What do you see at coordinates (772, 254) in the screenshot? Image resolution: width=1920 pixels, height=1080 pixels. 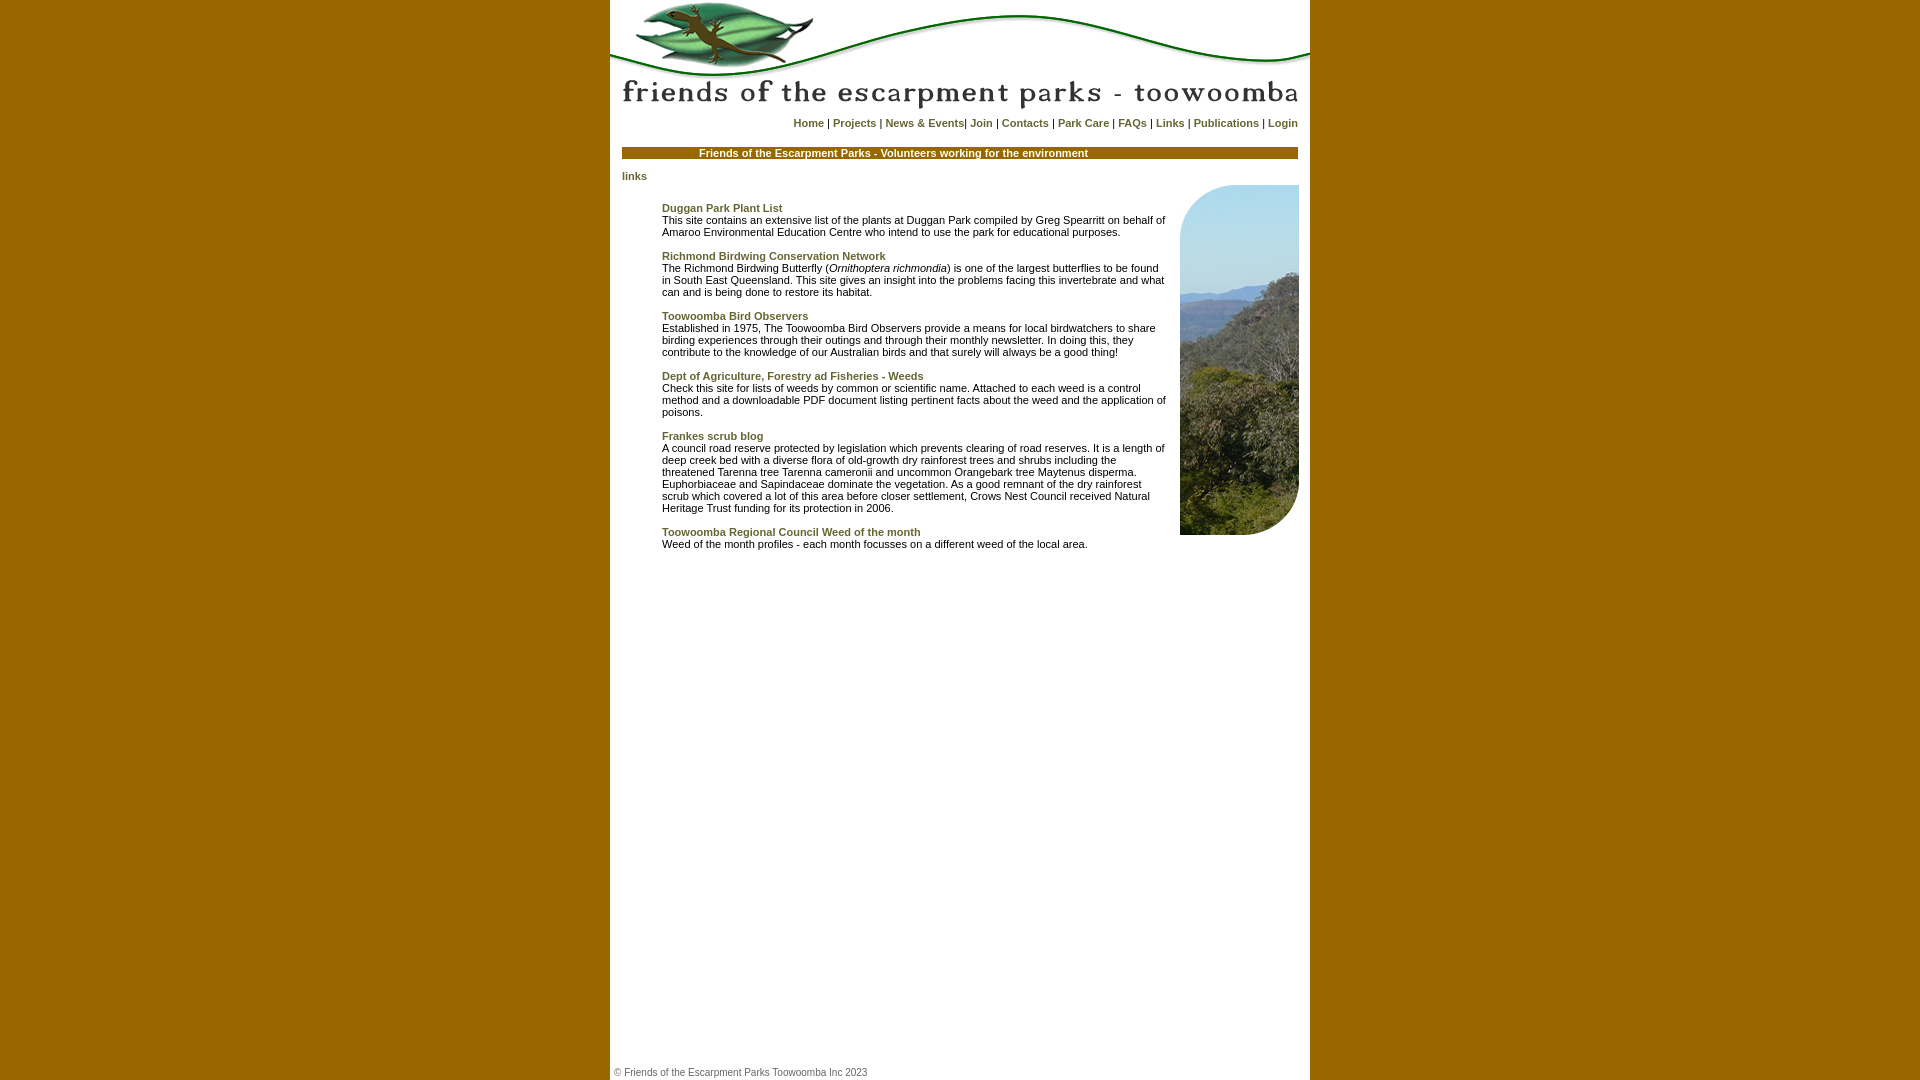 I see `'Richmond Birdwing Conservation Network'` at bounding box center [772, 254].